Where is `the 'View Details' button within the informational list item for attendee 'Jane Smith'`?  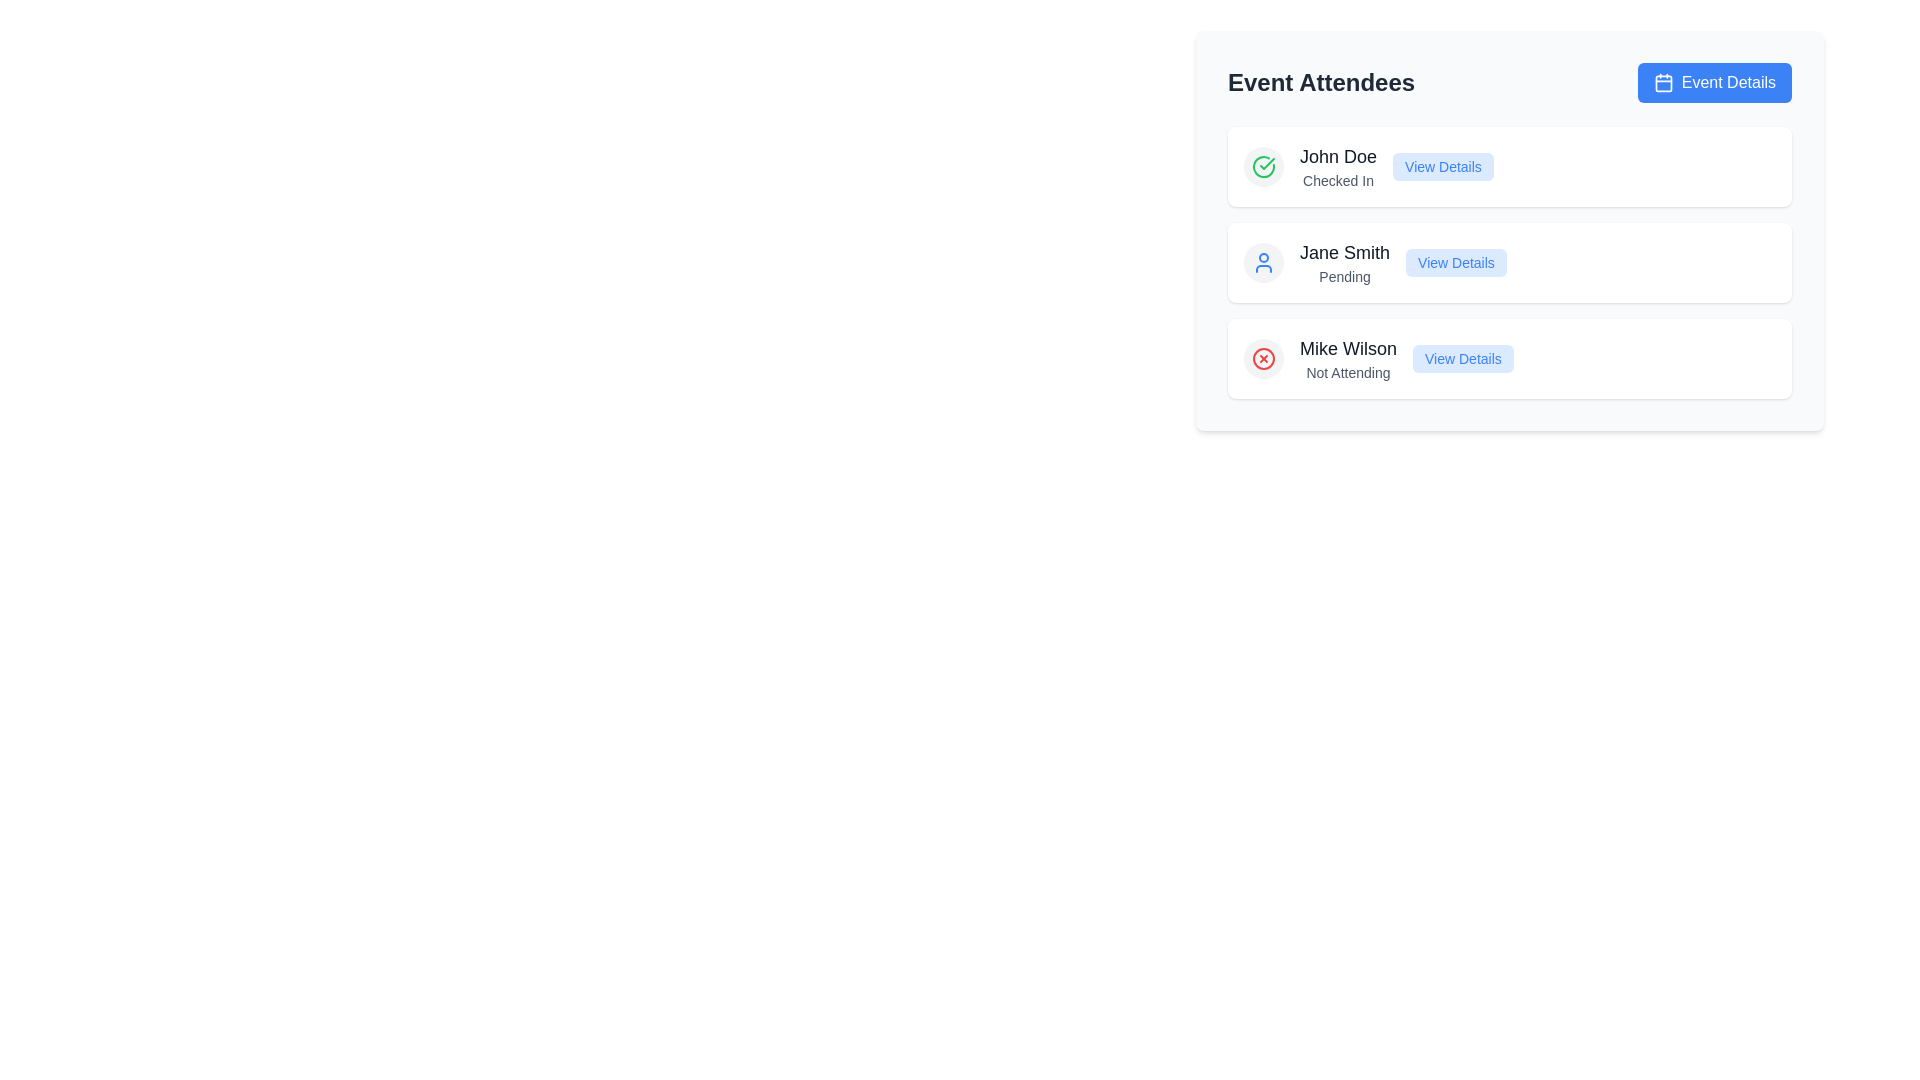 the 'View Details' button within the informational list item for attendee 'Jane Smith' is located at coordinates (1510, 235).